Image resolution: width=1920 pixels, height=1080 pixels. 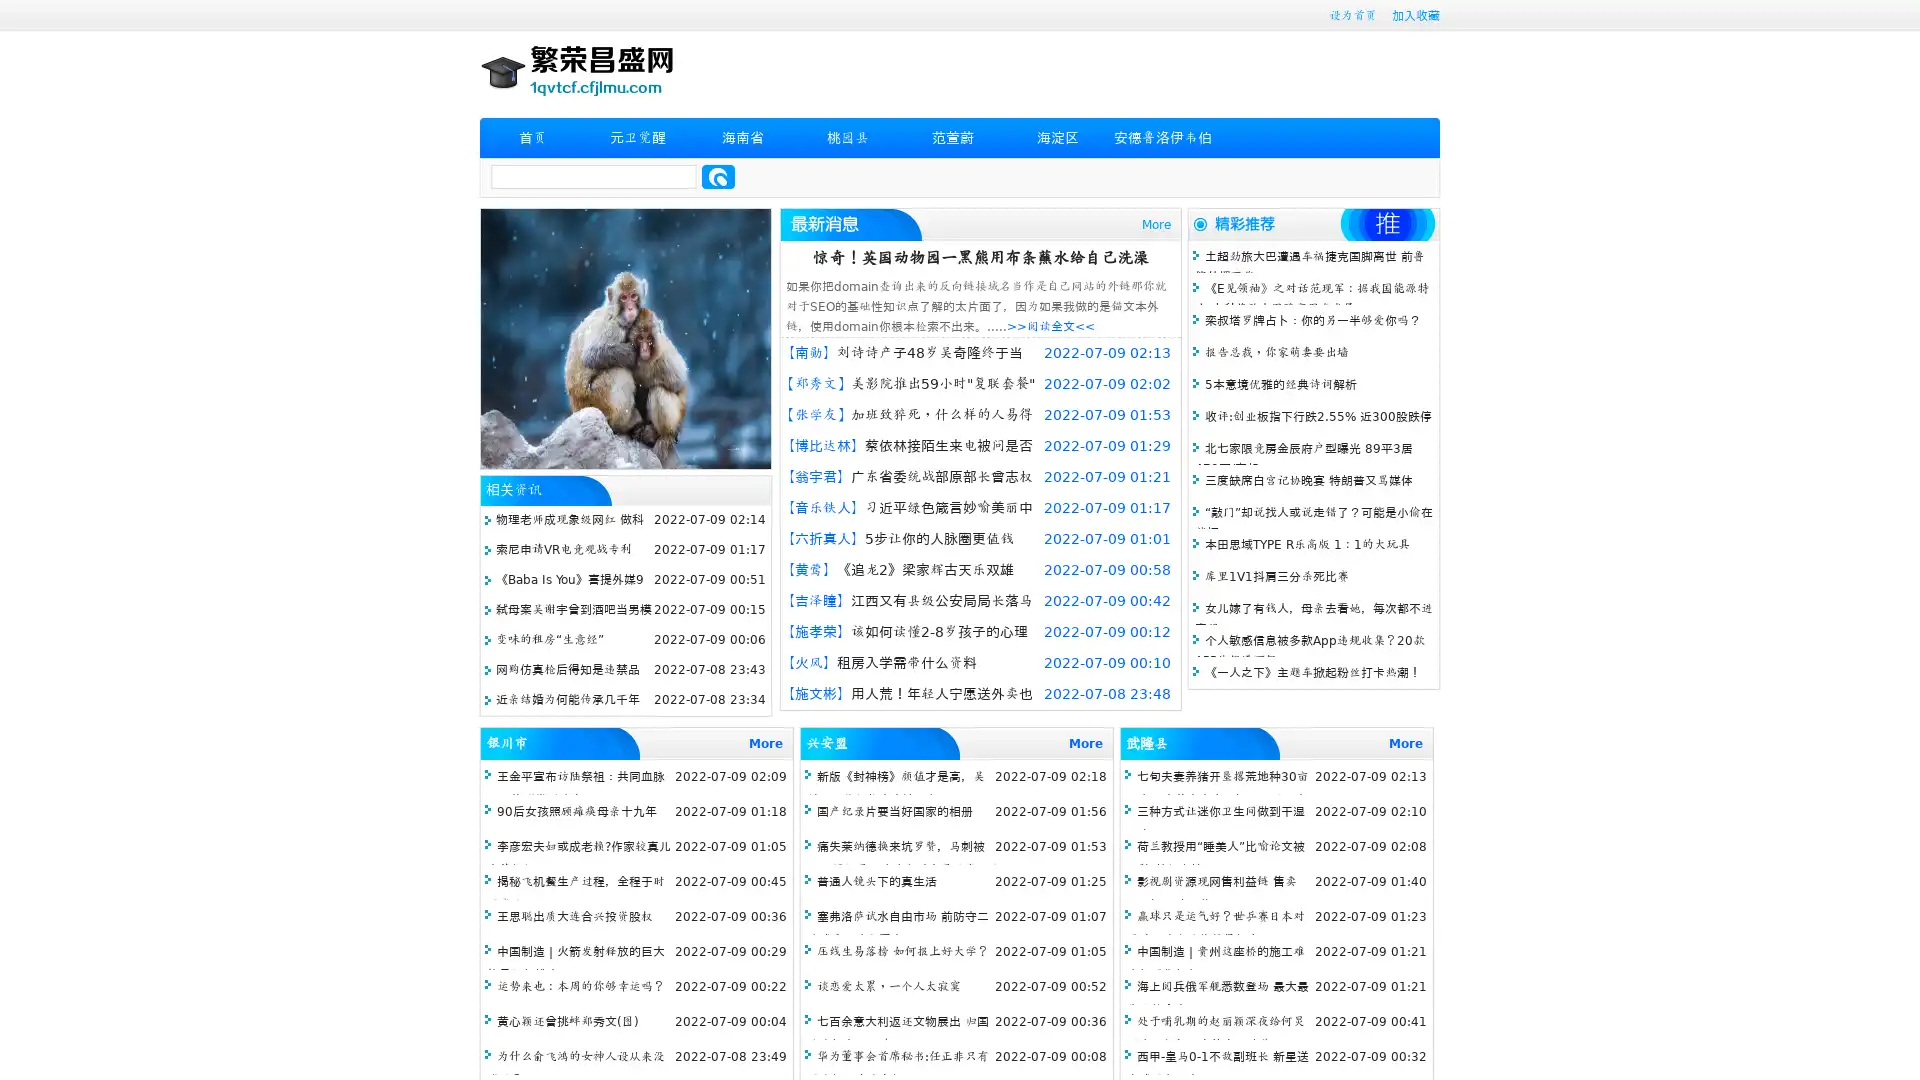 What do you see at coordinates (718, 176) in the screenshot?
I see `Search` at bounding box center [718, 176].